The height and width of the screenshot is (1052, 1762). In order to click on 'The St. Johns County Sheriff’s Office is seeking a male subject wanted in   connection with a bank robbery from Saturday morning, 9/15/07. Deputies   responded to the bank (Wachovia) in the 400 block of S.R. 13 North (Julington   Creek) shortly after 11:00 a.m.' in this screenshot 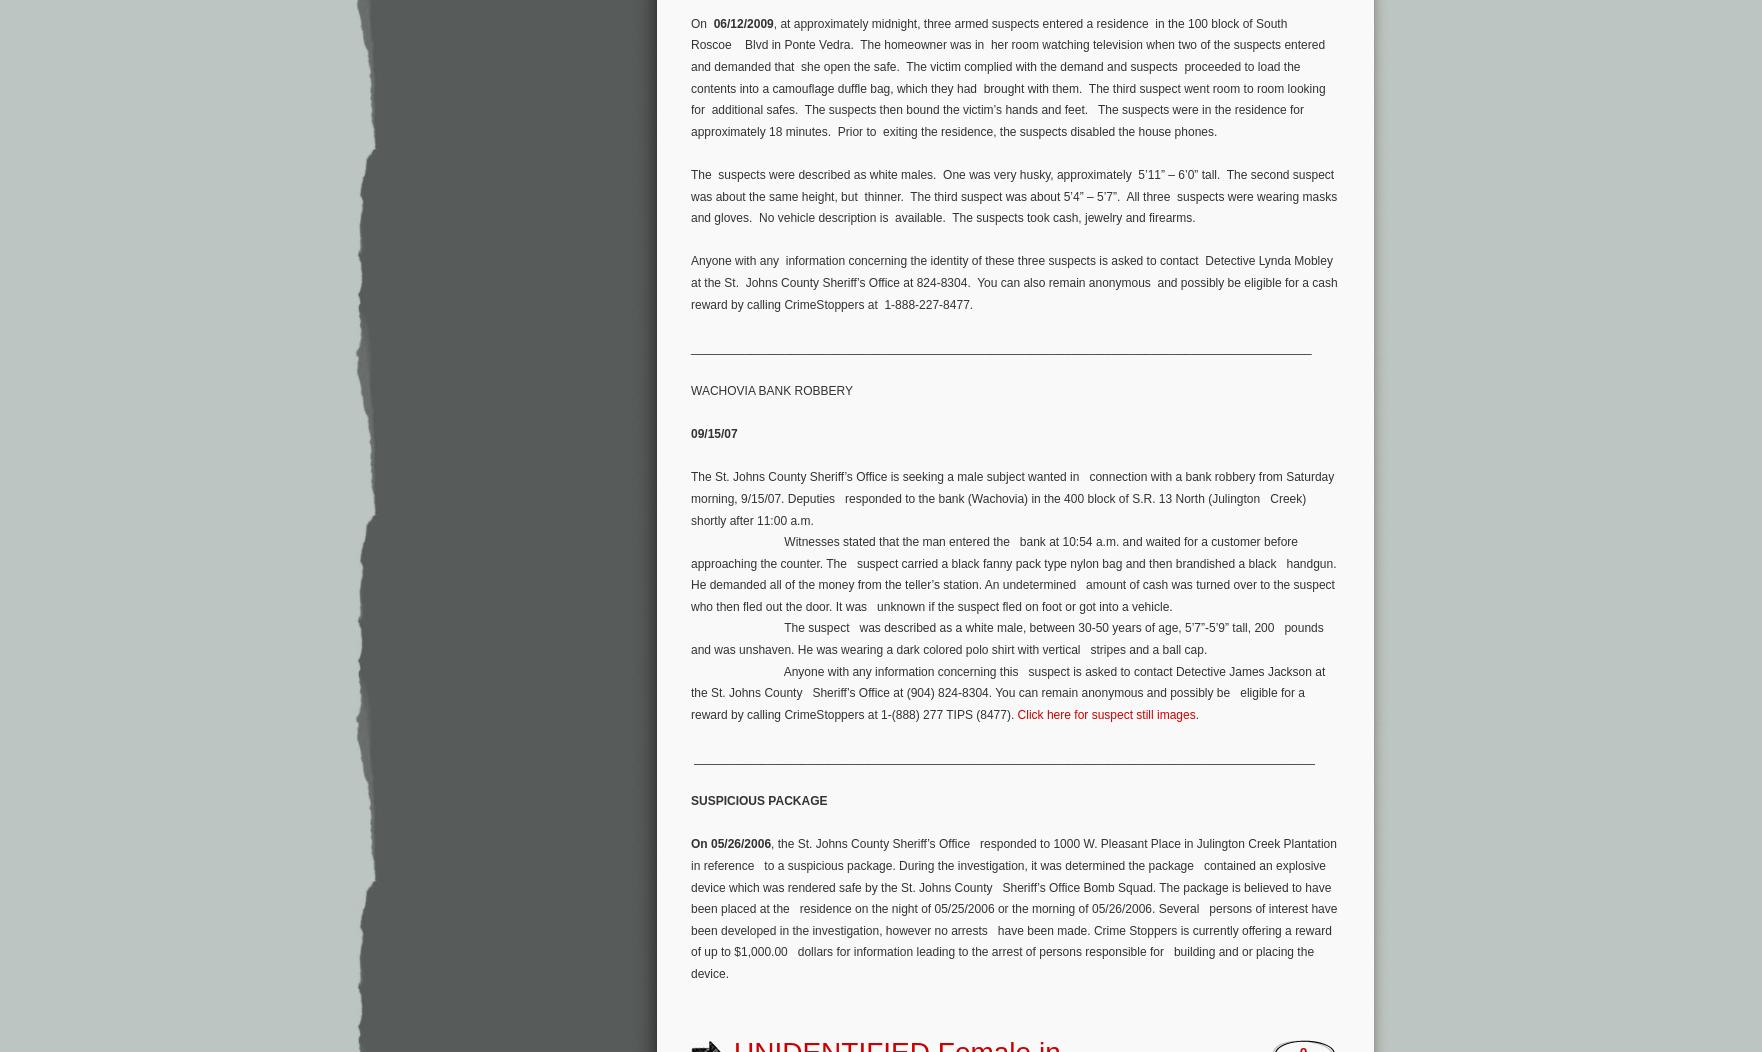, I will do `click(1012, 497)`.